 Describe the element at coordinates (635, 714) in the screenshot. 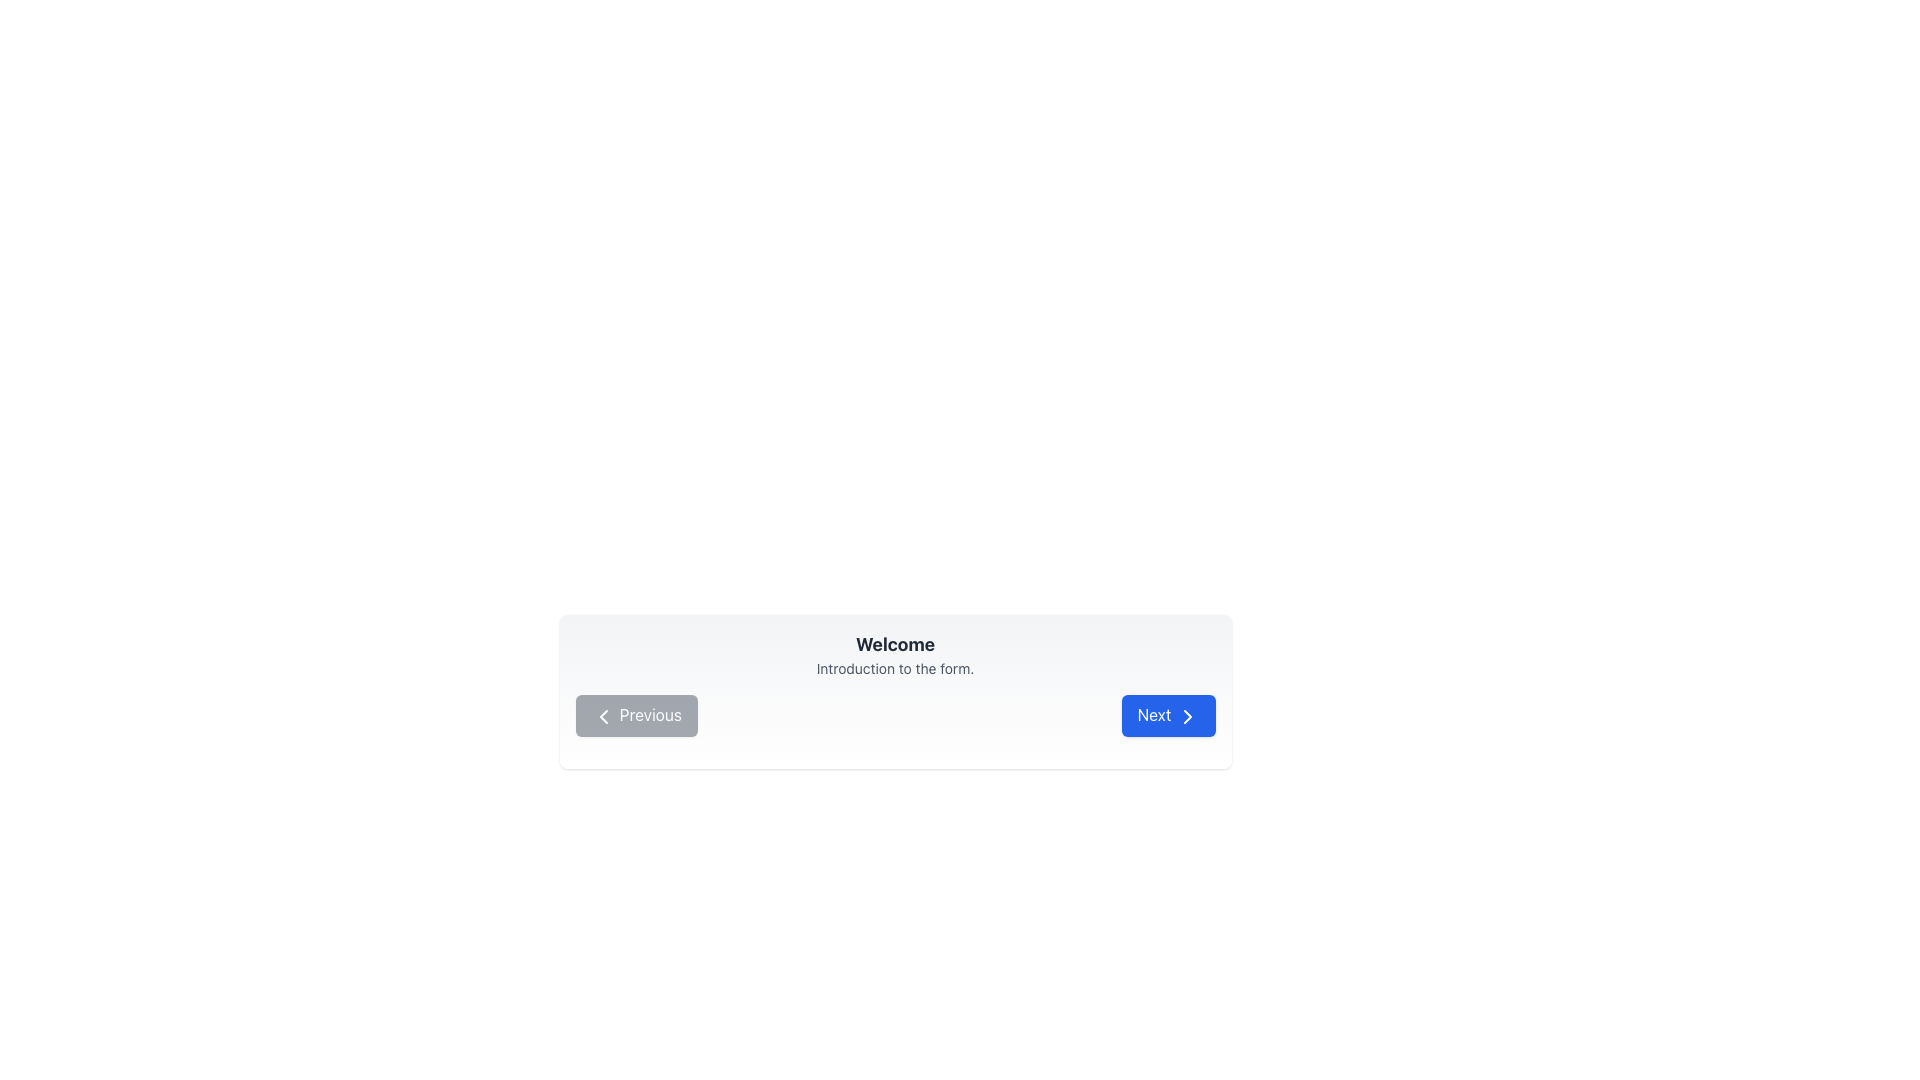

I see `the 'Previous' button located at the bottom center of the interface` at that location.